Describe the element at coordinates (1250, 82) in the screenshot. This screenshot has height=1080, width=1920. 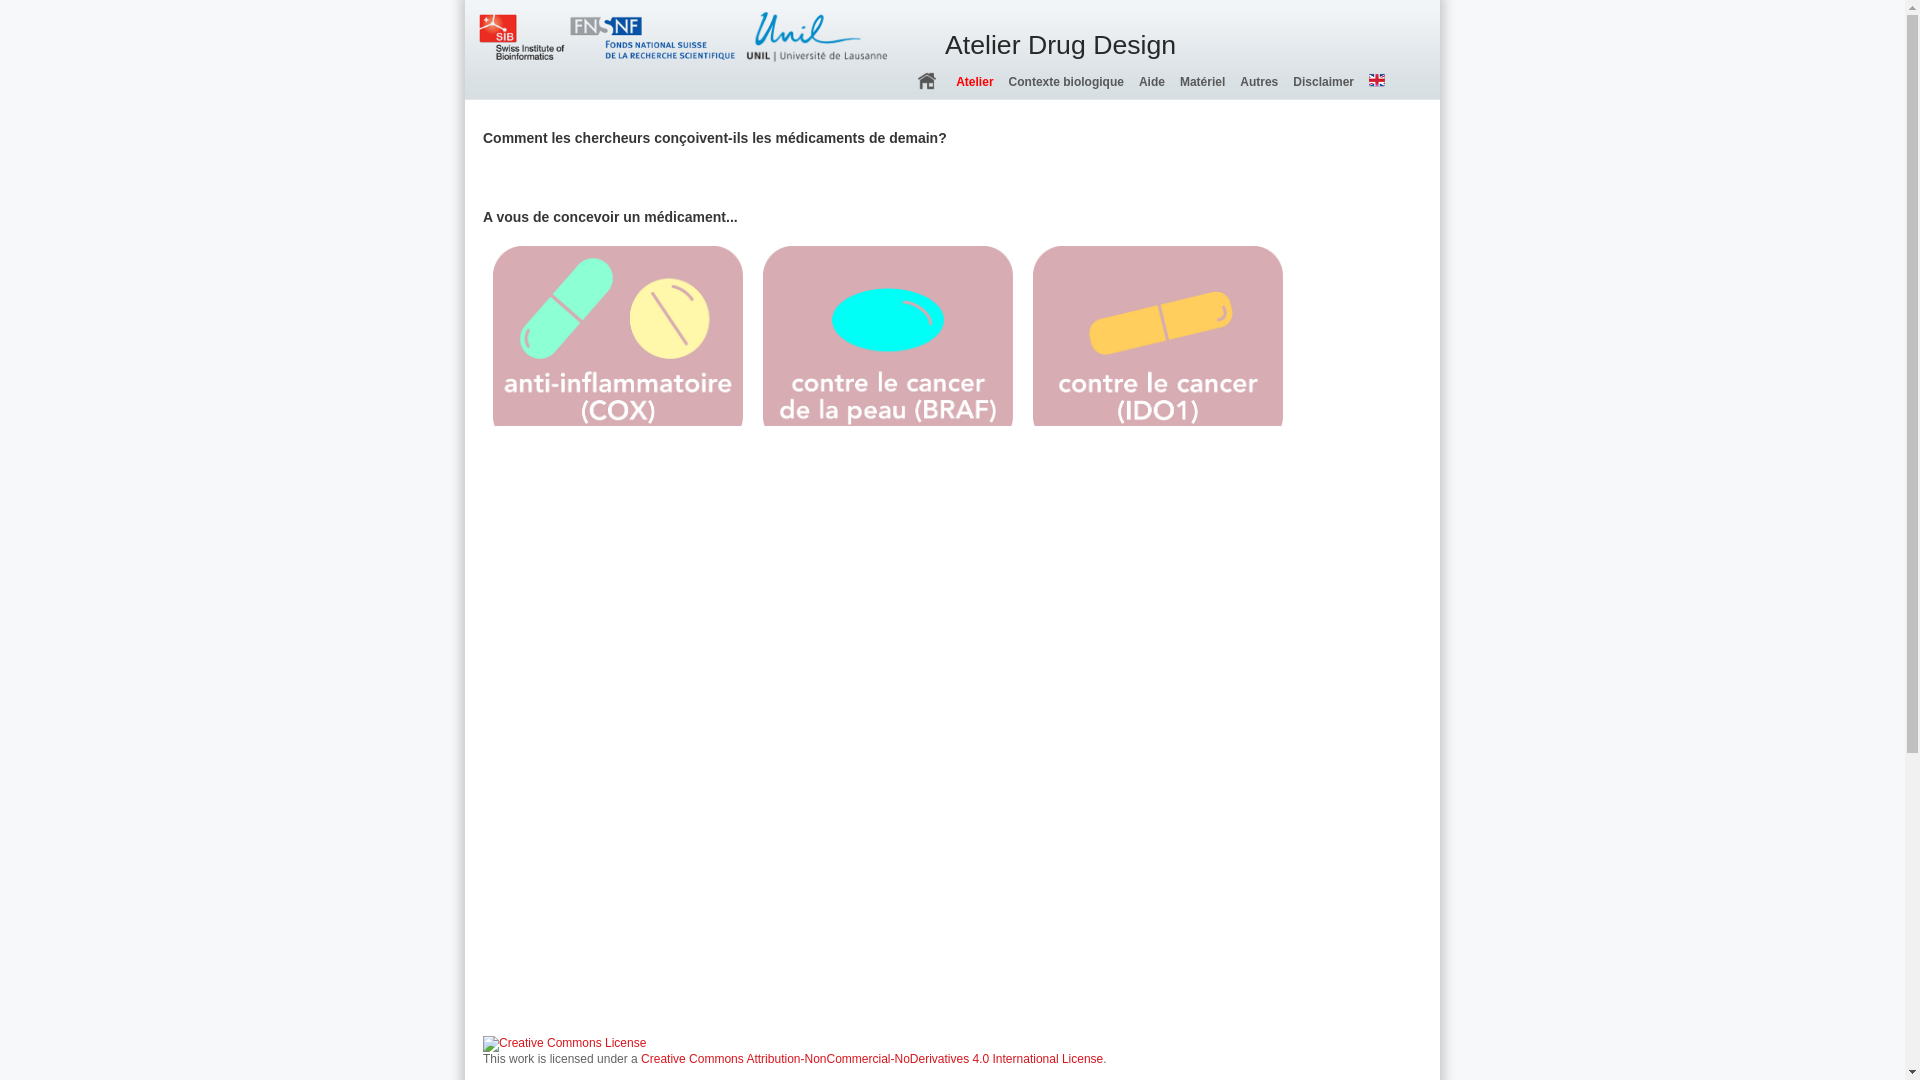
I see `'Autres'` at that location.